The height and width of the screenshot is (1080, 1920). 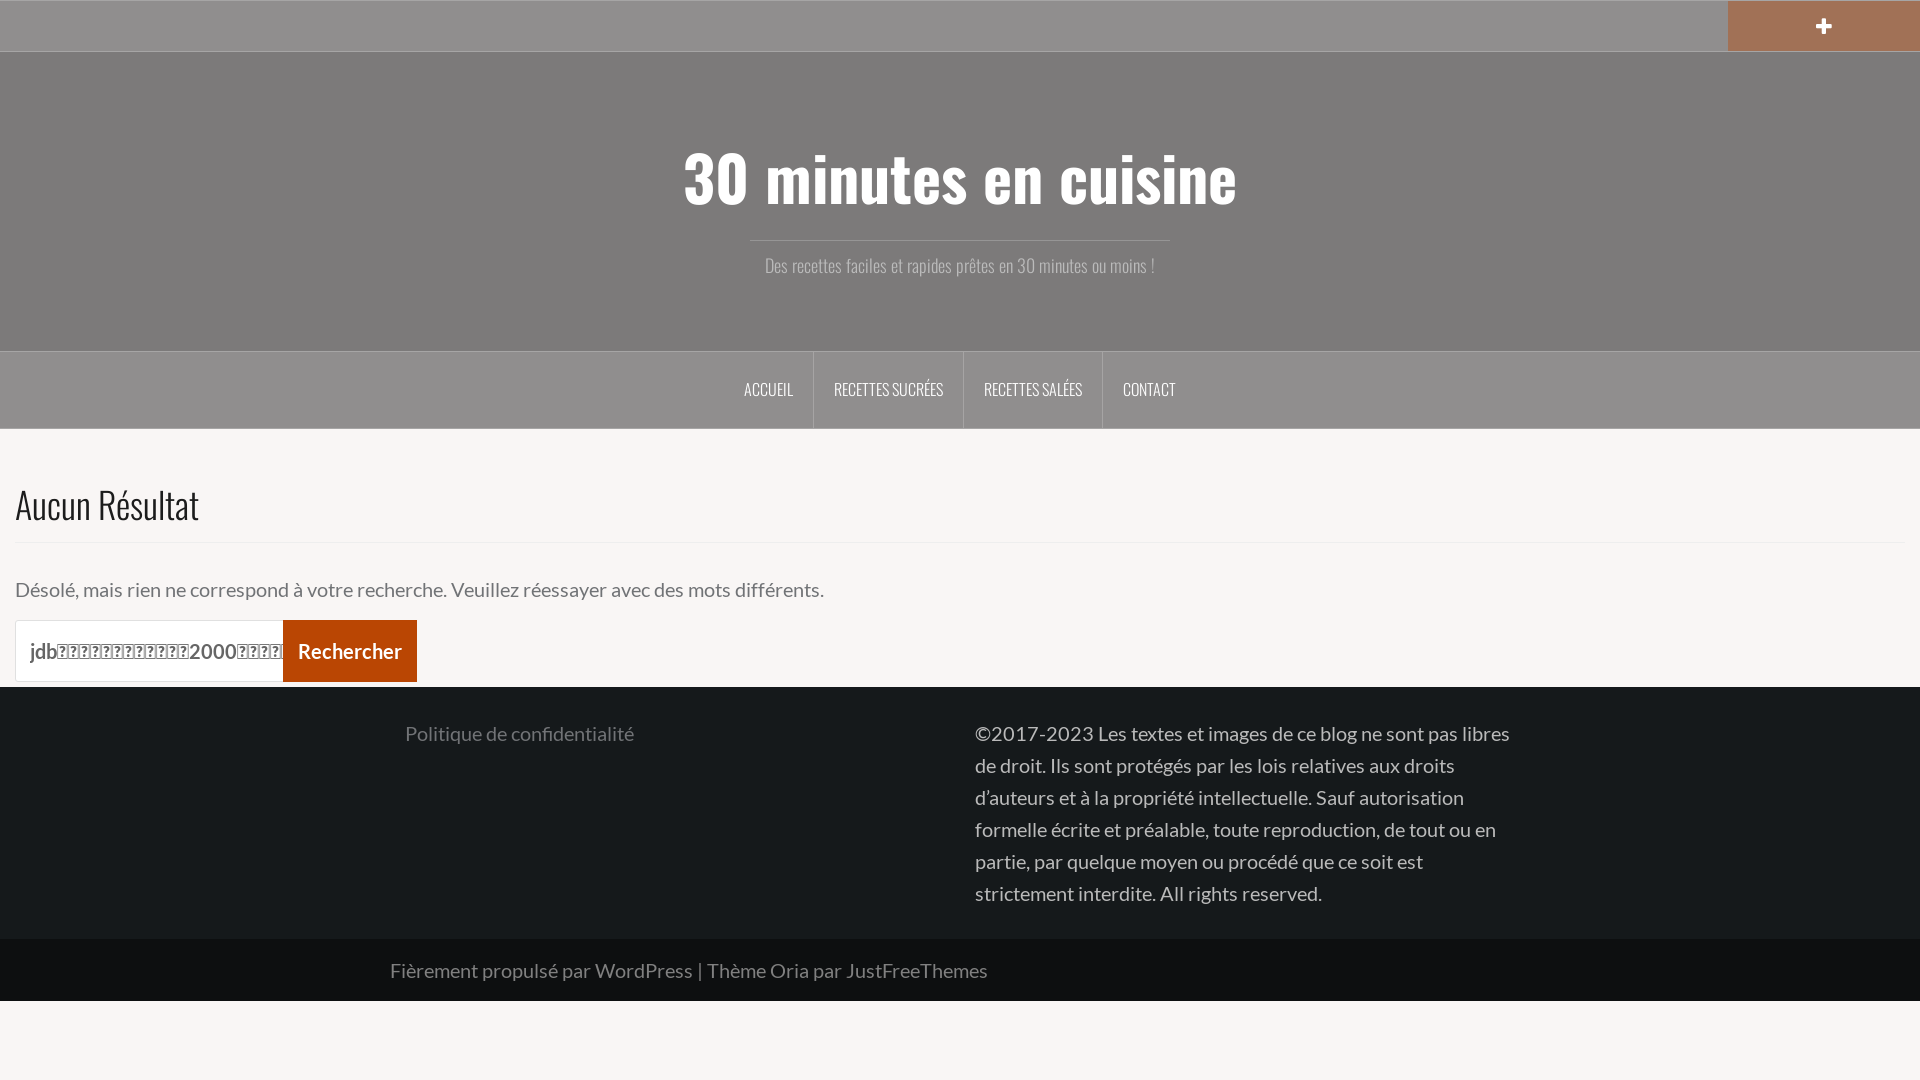 I want to click on 'ACCUEIL', so click(x=723, y=389).